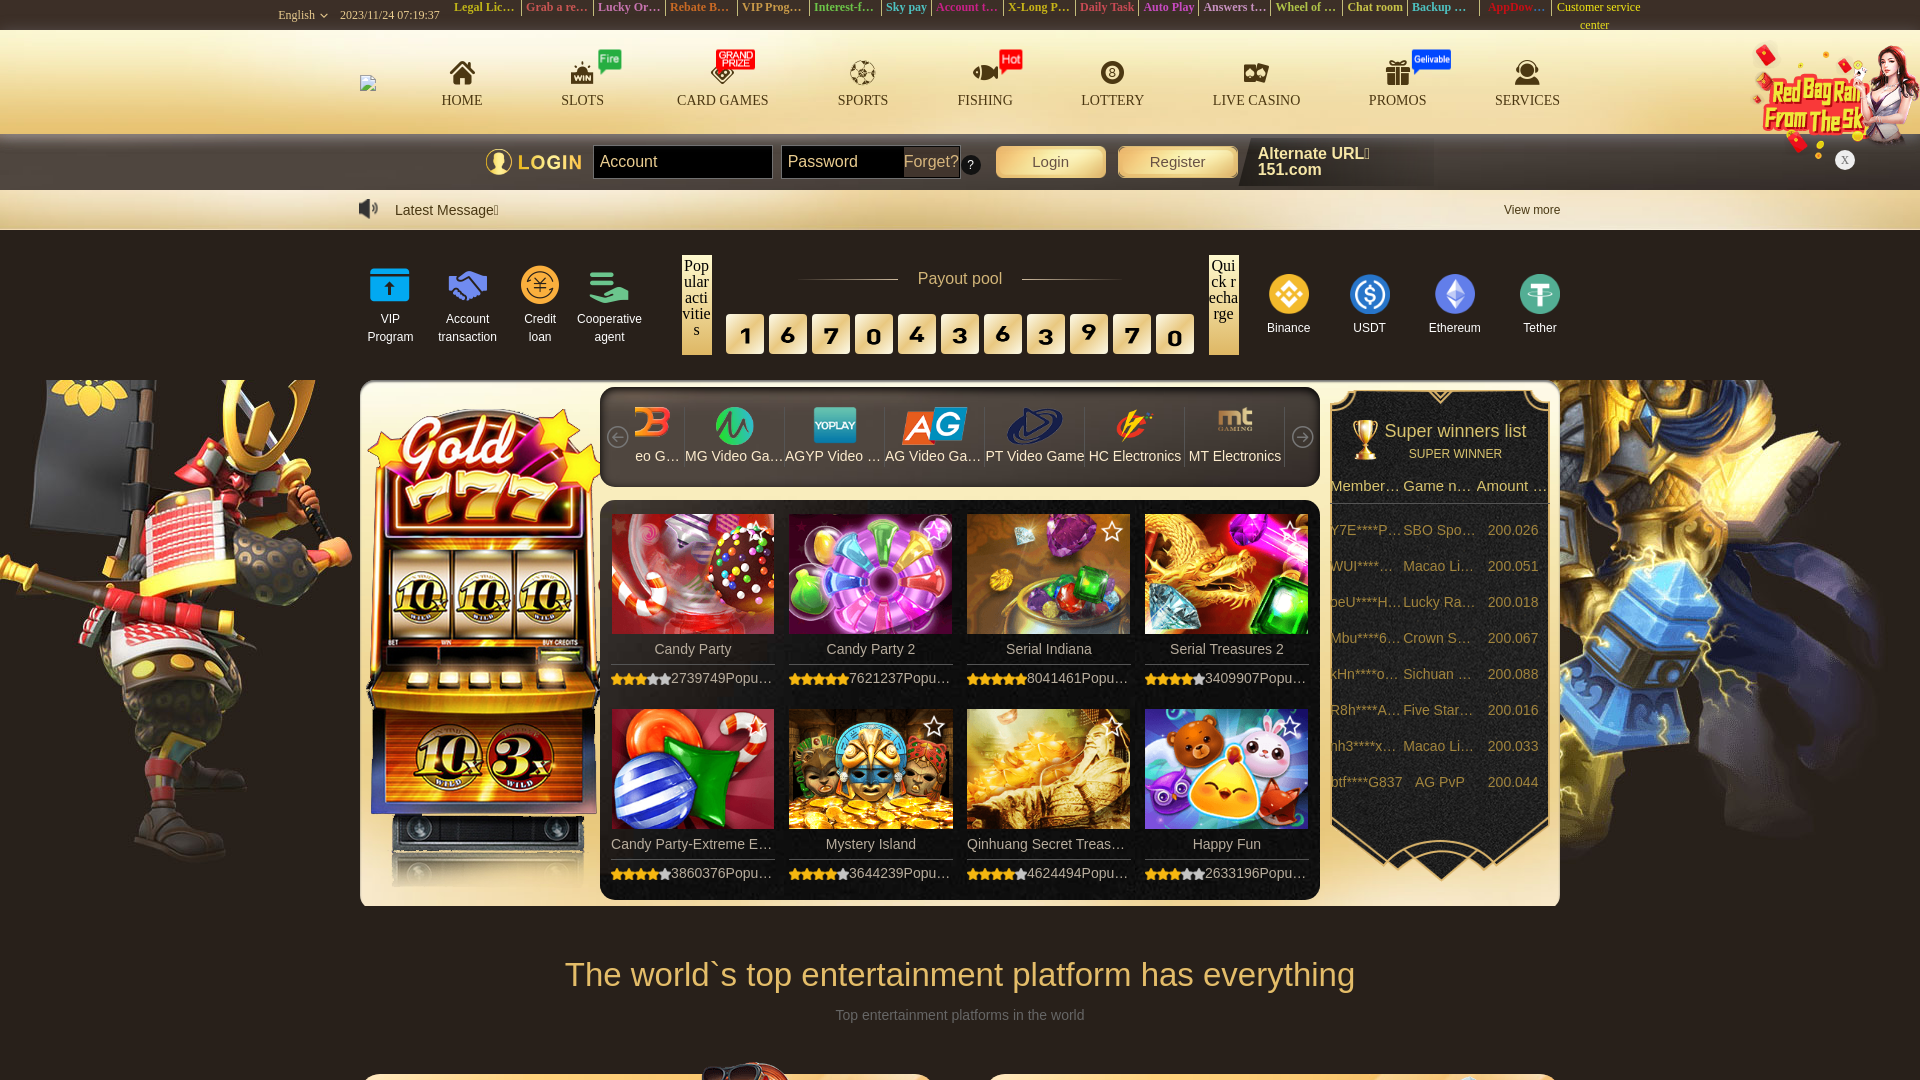  I want to click on 'SPORTS', so click(863, 81).